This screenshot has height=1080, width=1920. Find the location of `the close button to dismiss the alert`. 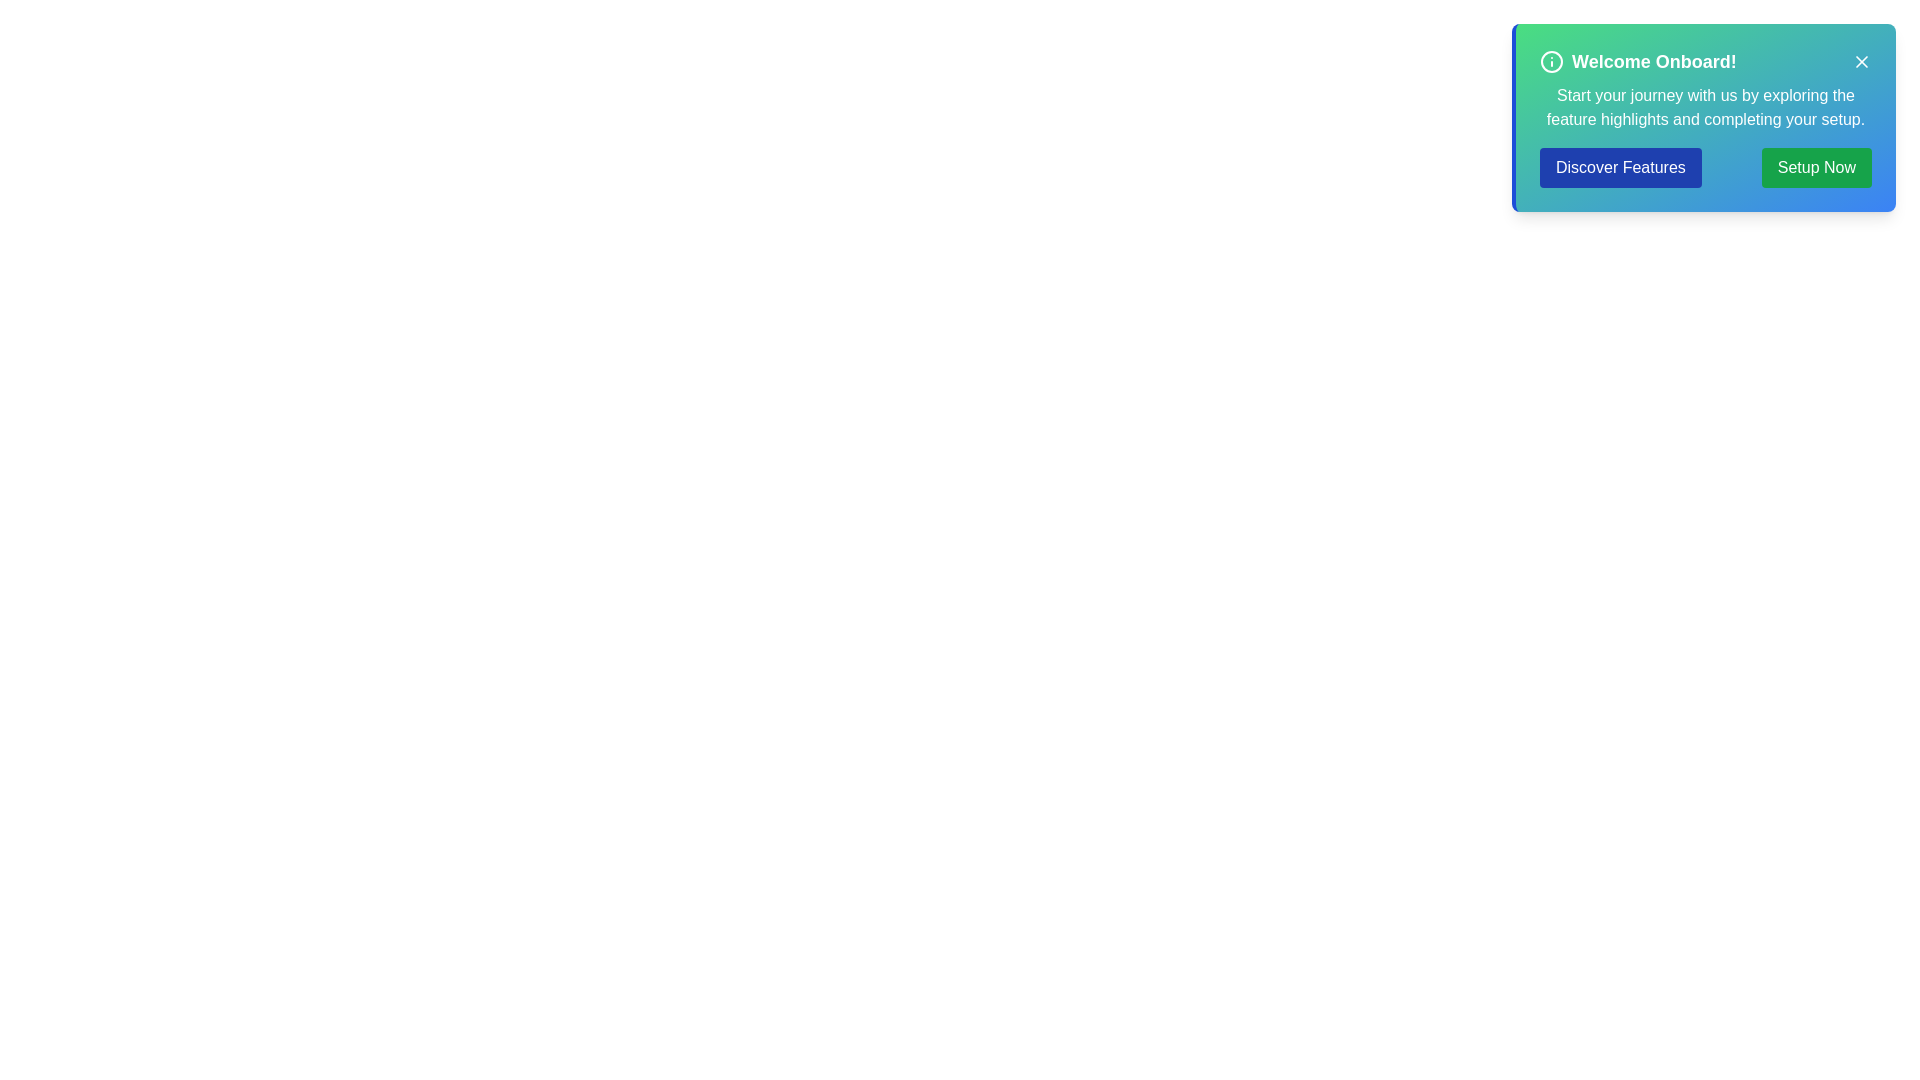

the close button to dismiss the alert is located at coordinates (1861, 60).